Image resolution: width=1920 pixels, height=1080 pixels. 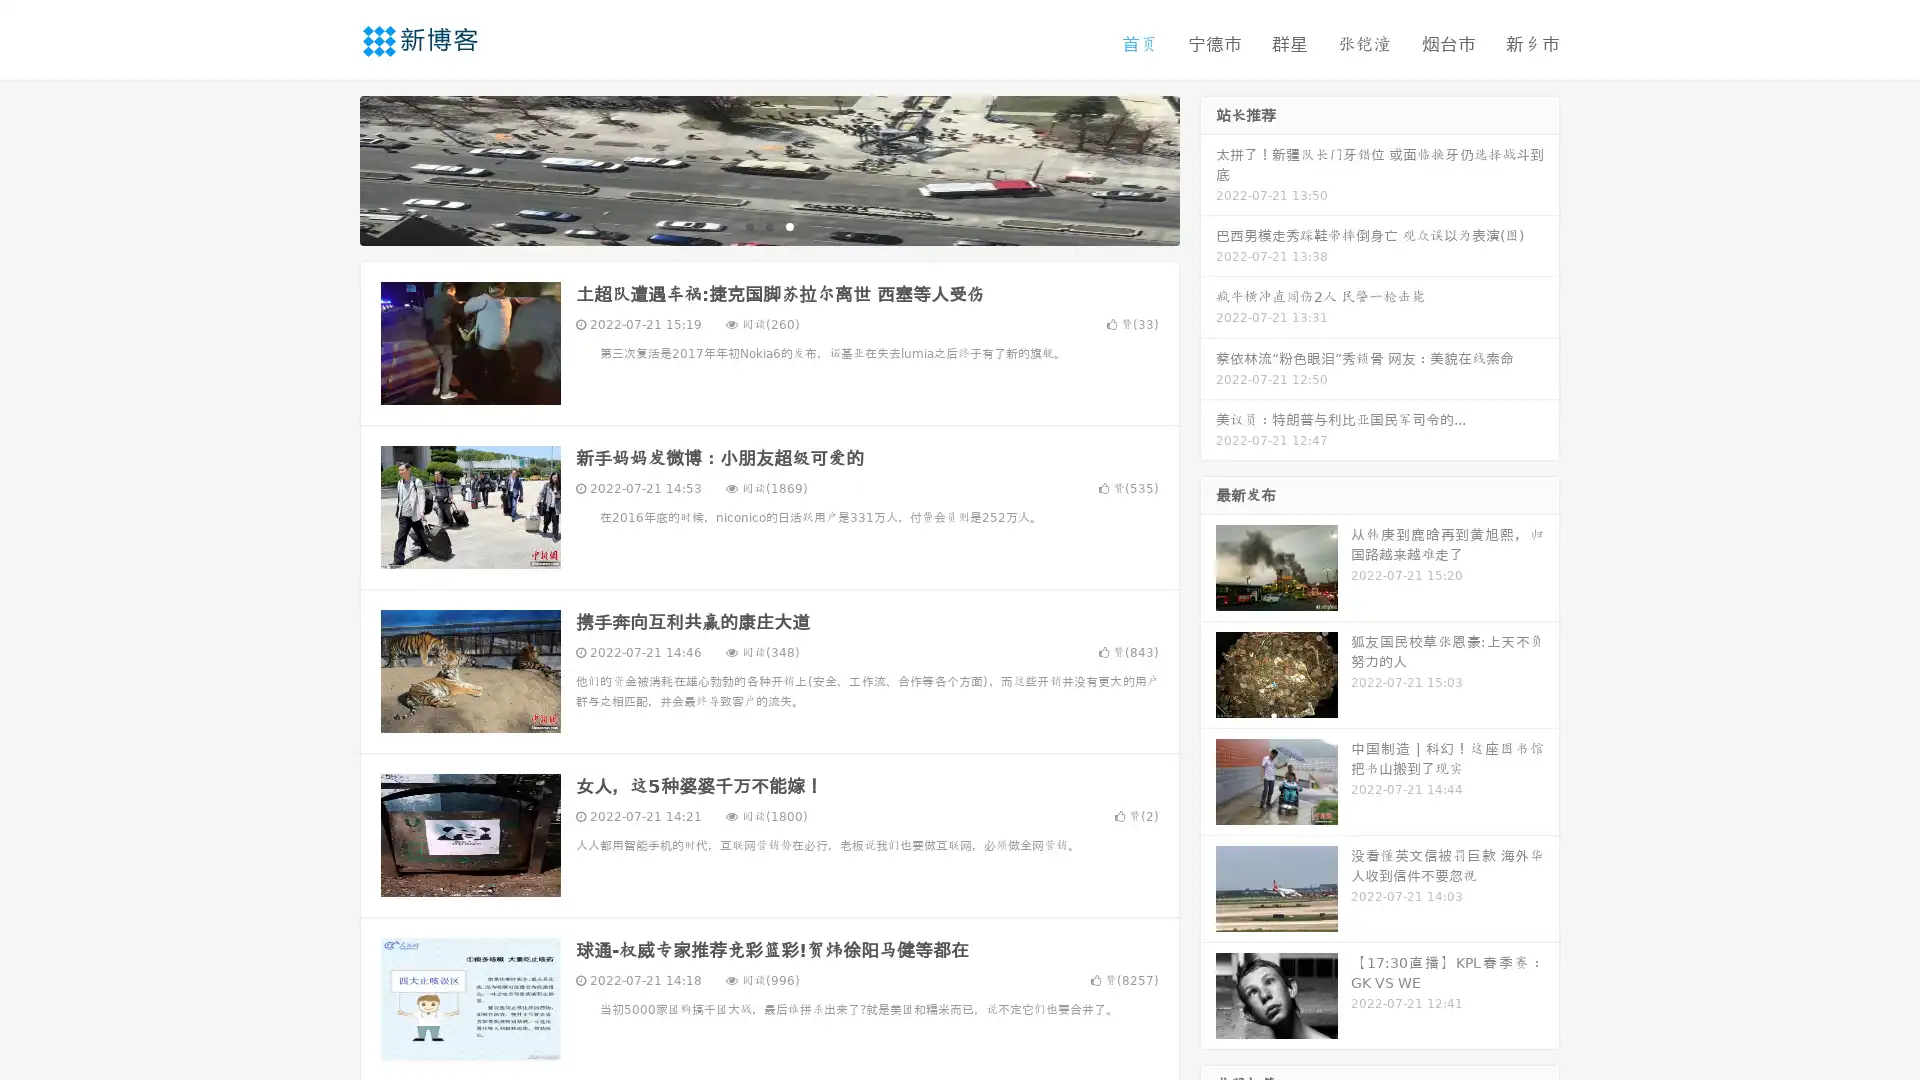 What do you see at coordinates (748, 225) in the screenshot?
I see `Go to slide 1` at bounding box center [748, 225].